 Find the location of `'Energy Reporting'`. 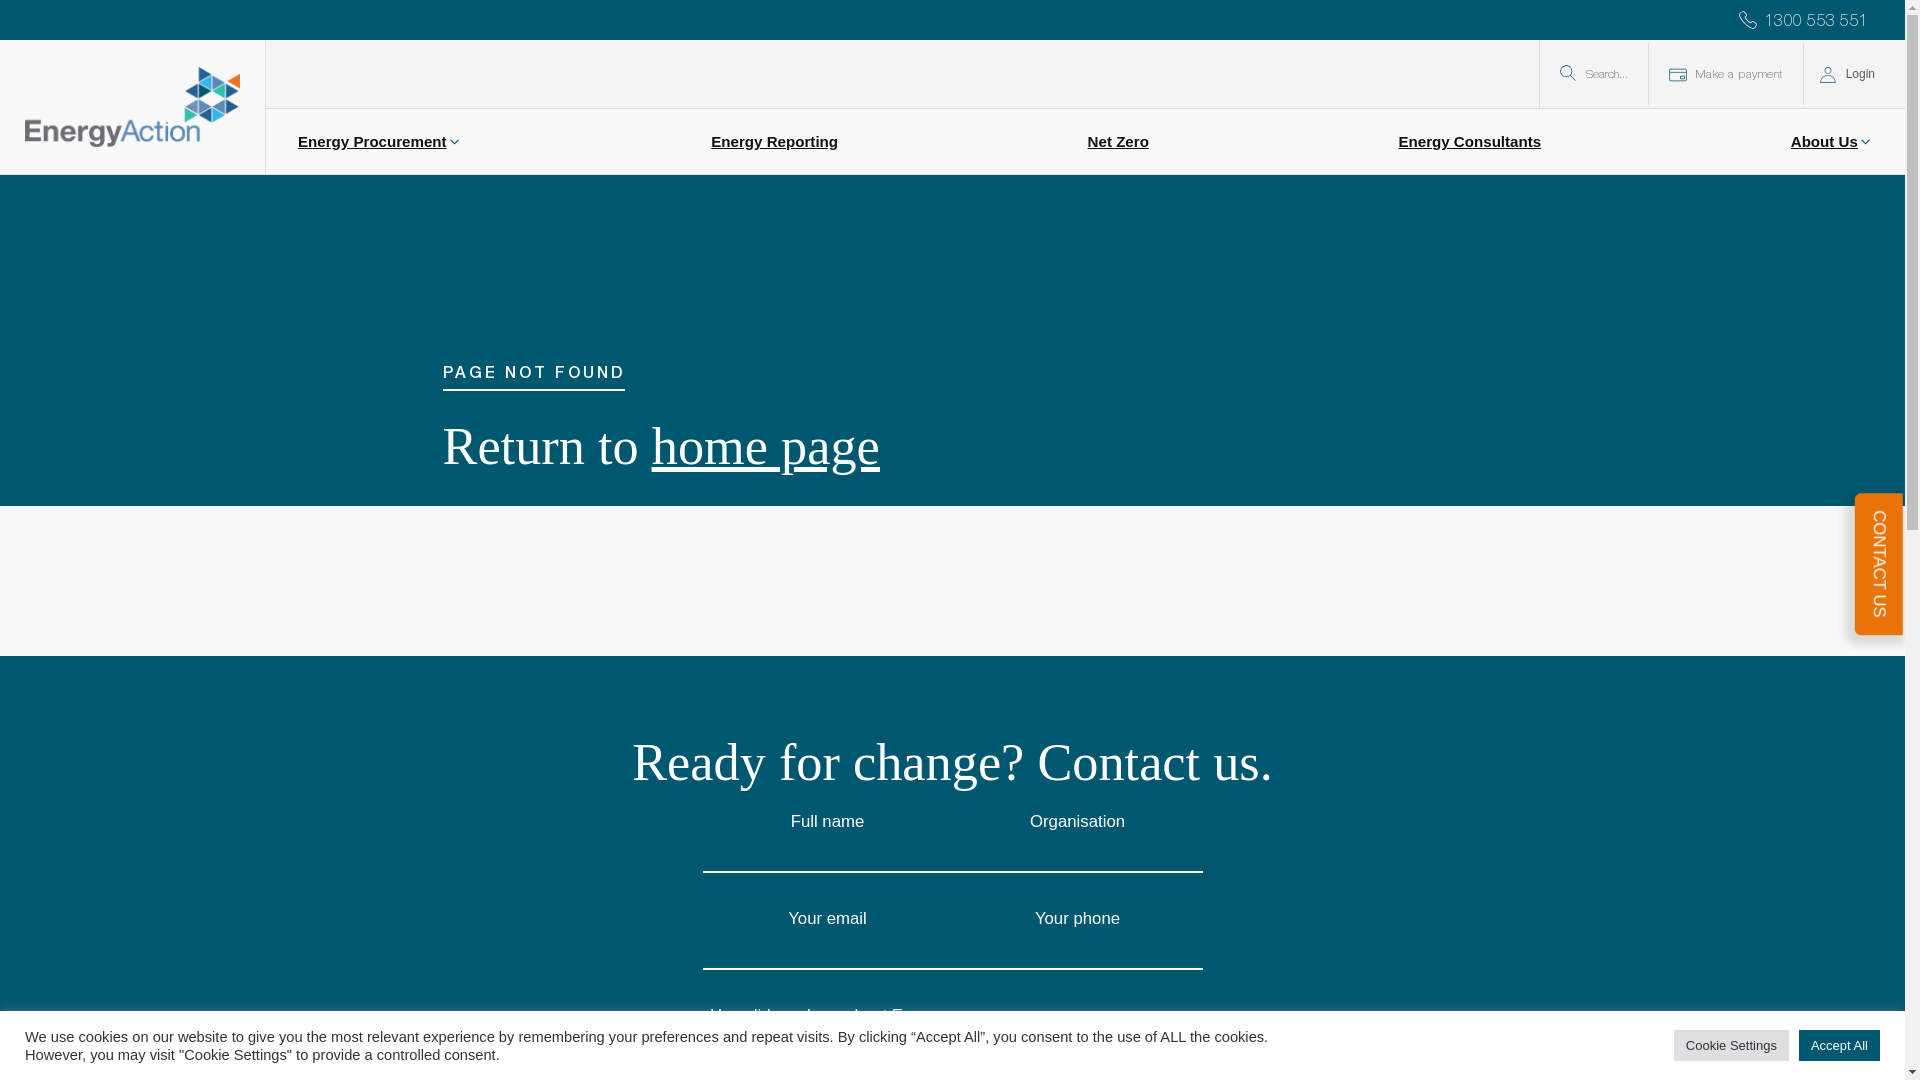

'Energy Reporting' is located at coordinates (773, 140).